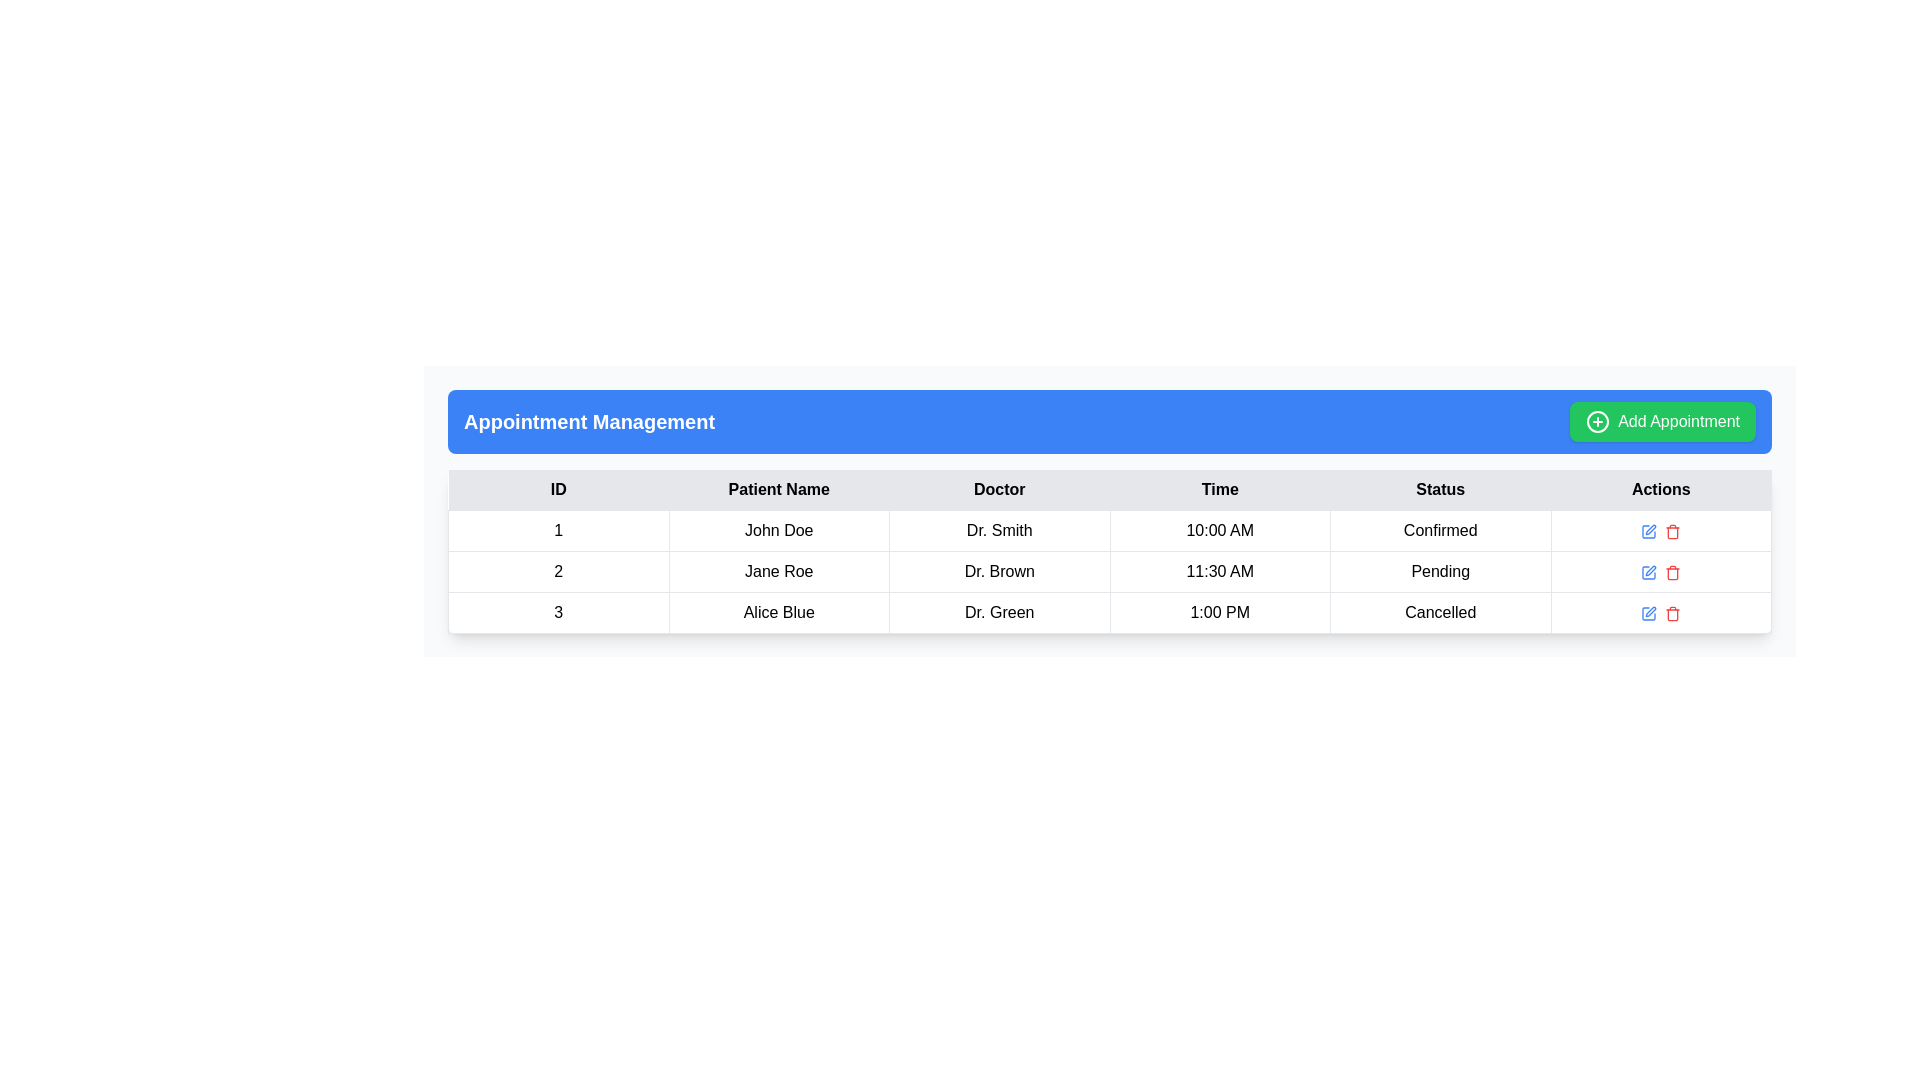 The width and height of the screenshot is (1920, 1080). What do you see at coordinates (1108, 530) in the screenshot?
I see `the first row of the appointment details table in the 'Appointment Management' section` at bounding box center [1108, 530].